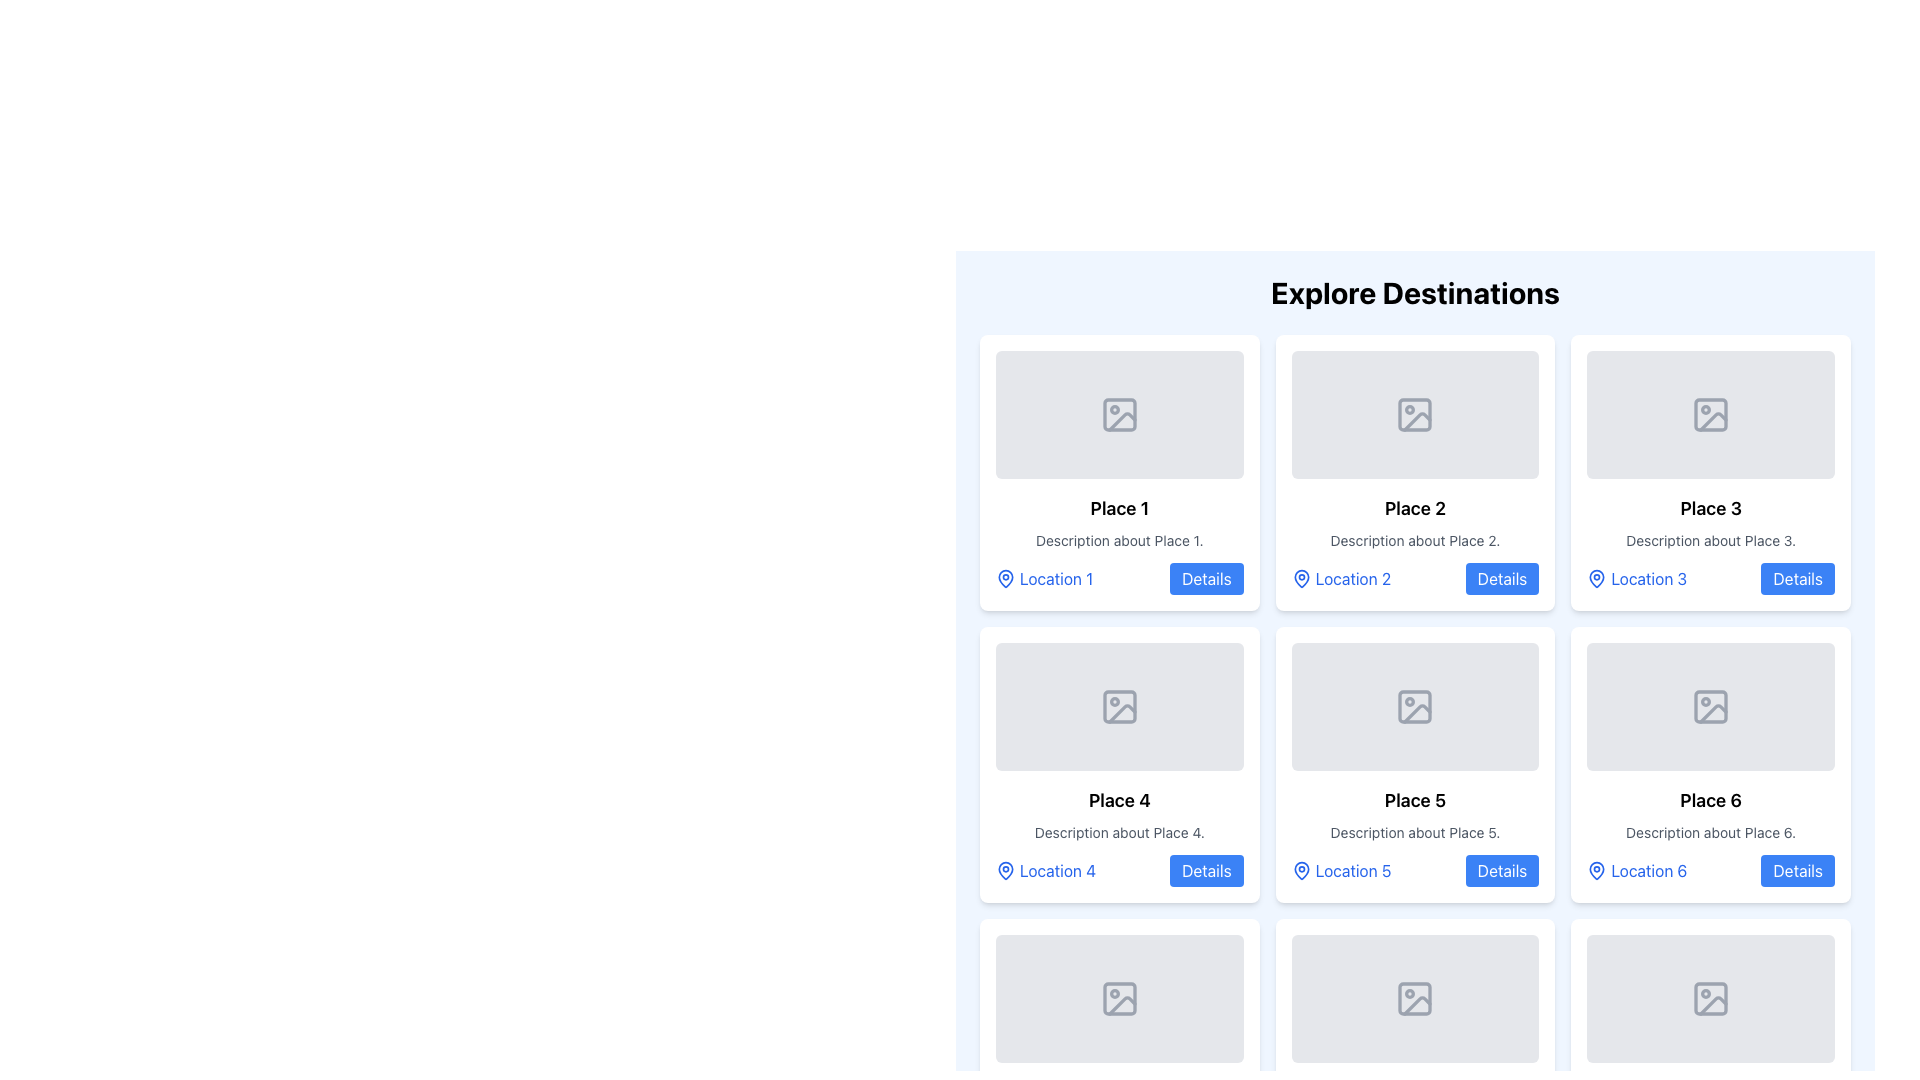  I want to click on the 'Location 6' text with the map pin icon, which is styled in blue and located in the bottom-left section of the 'Place 6' card, so click(1637, 870).